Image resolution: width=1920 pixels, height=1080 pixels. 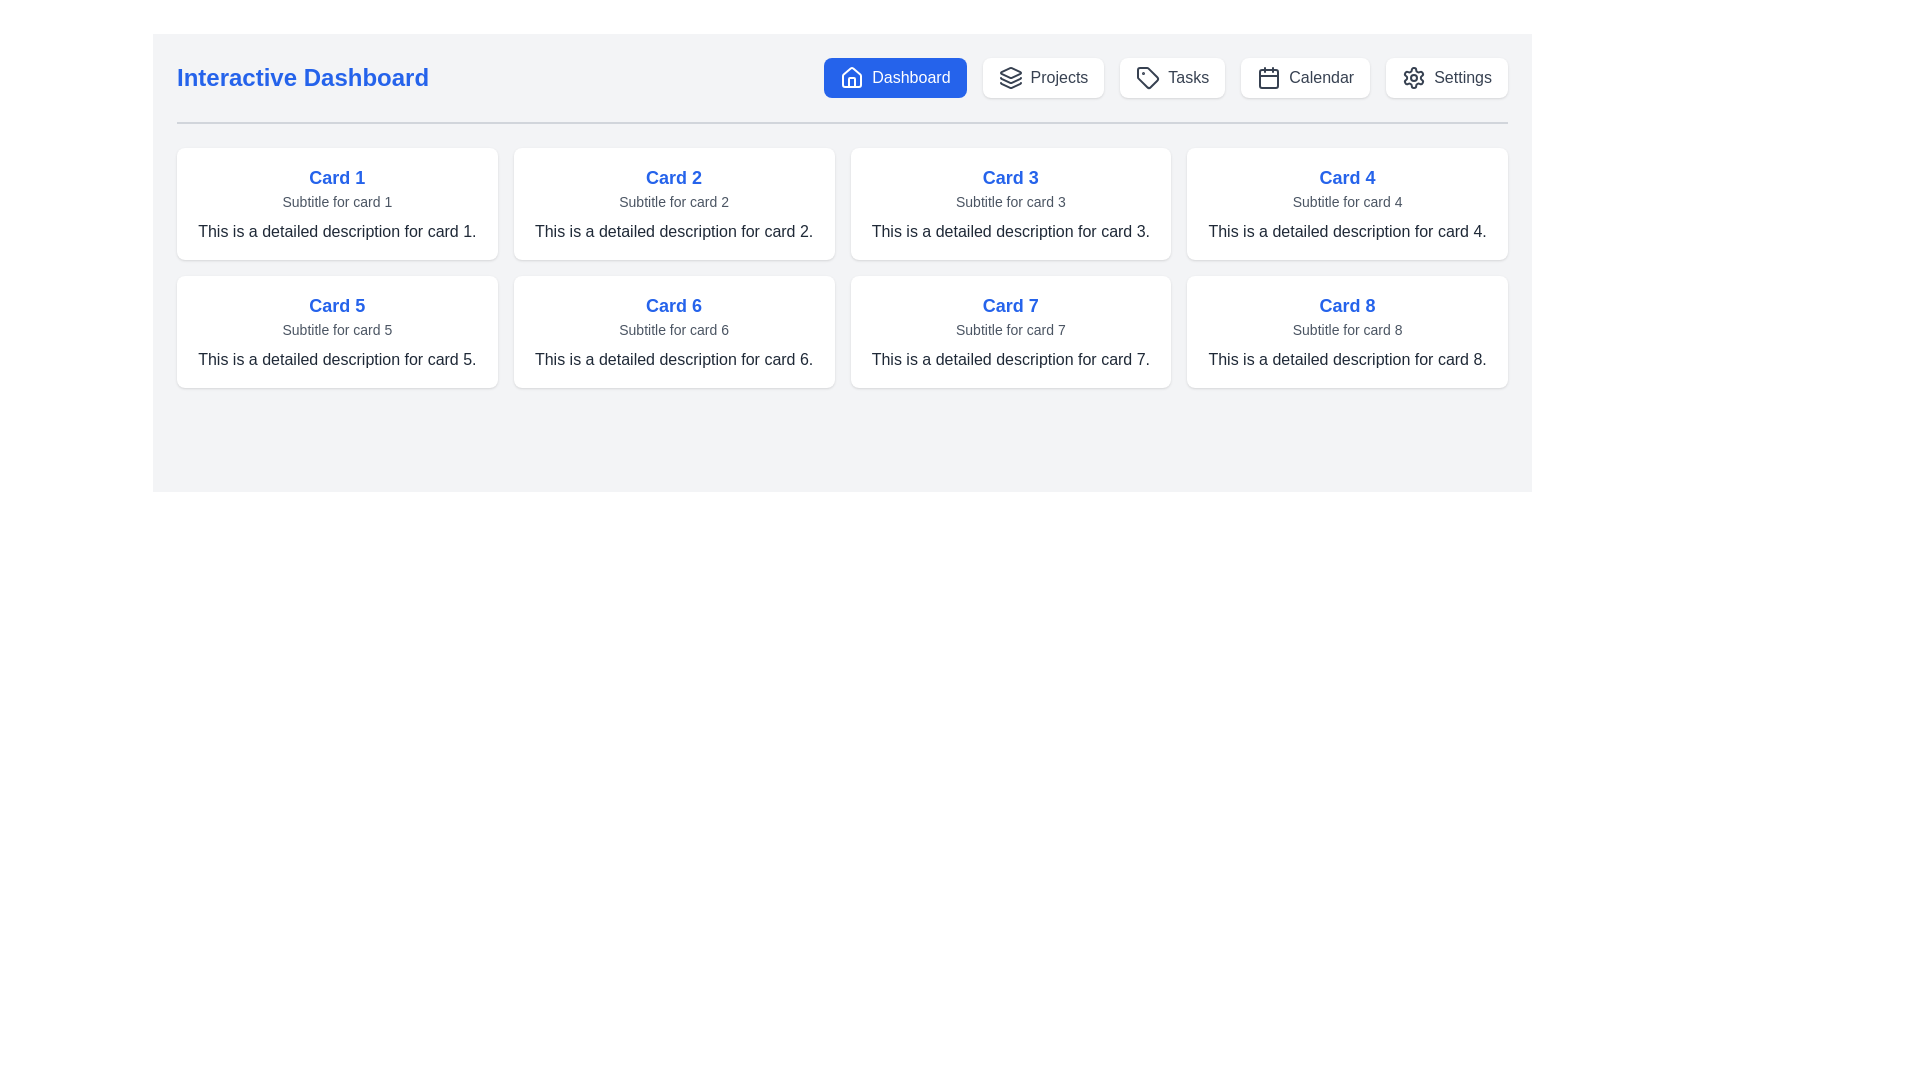 What do you see at coordinates (1010, 176) in the screenshot?
I see `the text label 'Card 3' which is styled with a bold, large blue font and positioned at the top of the third card in a grid layout` at bounding box center [1010, 176].